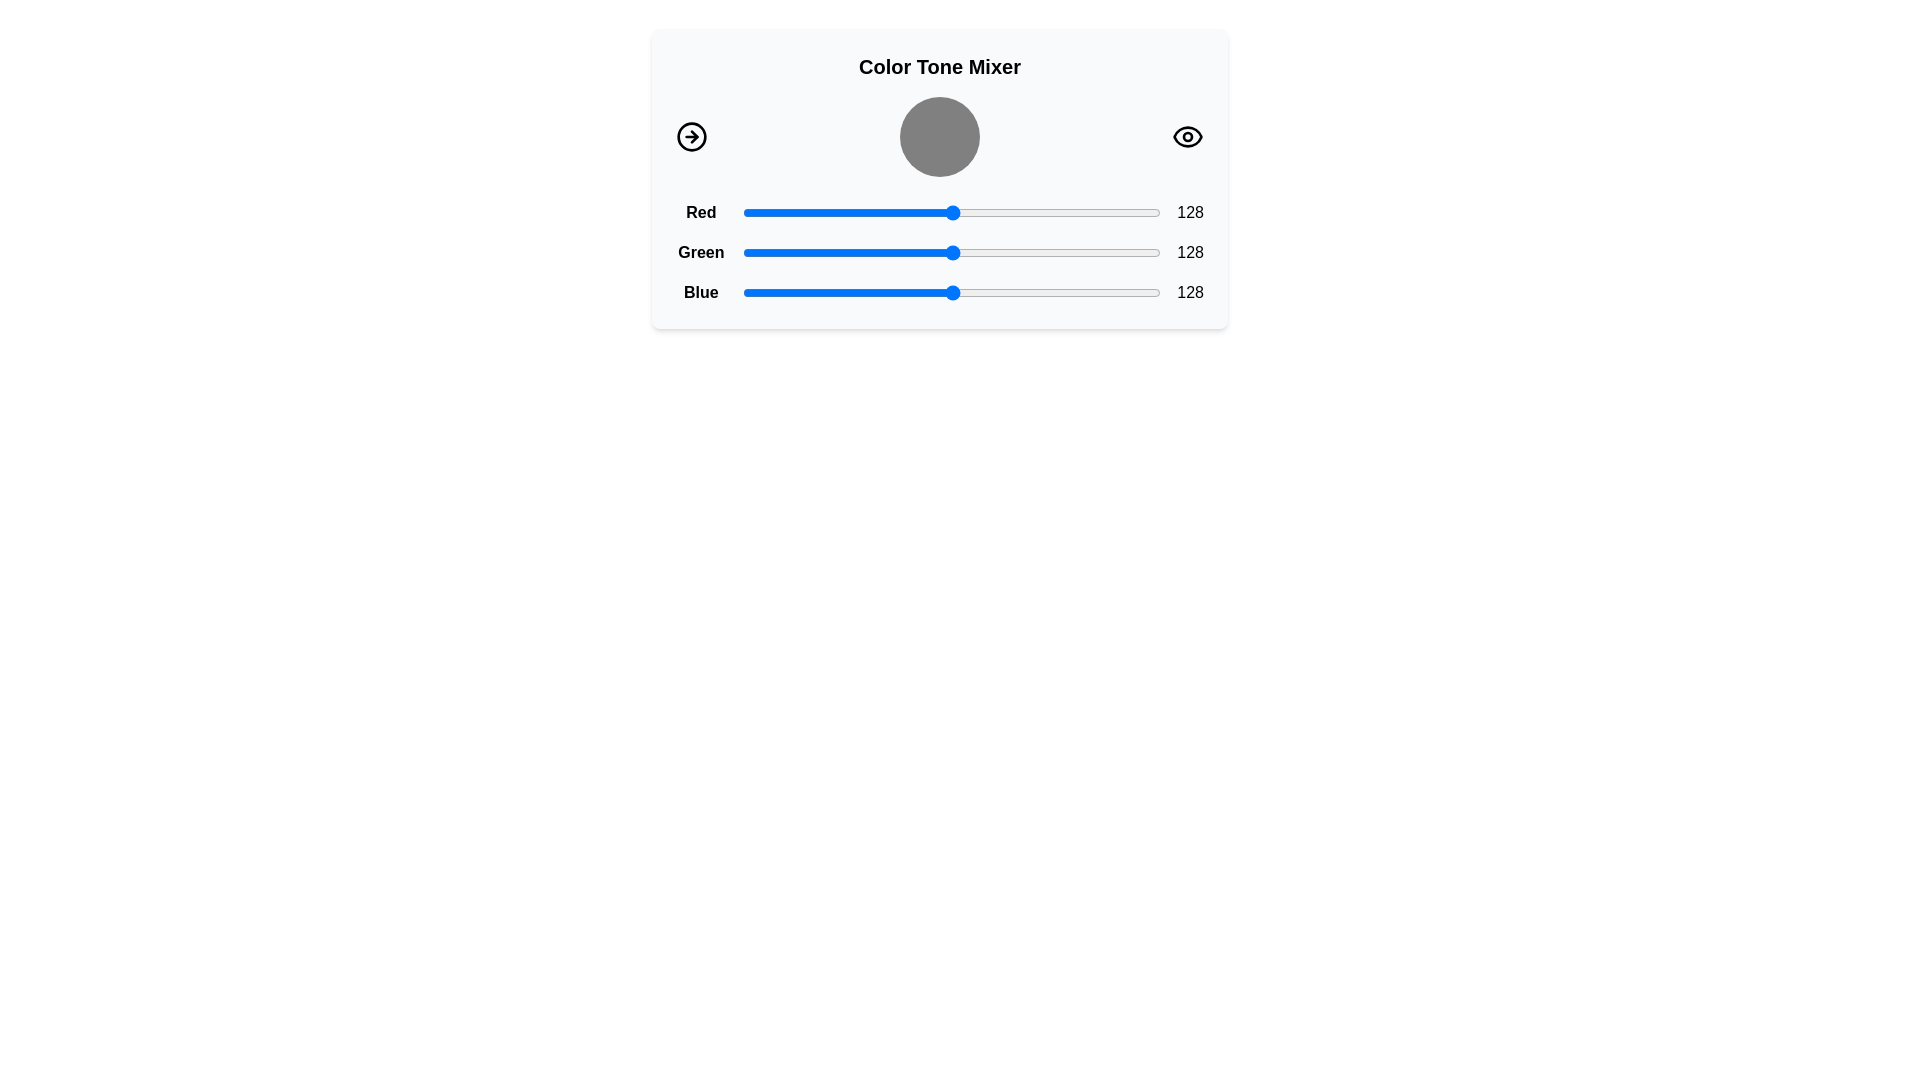  What do you see at coordinates (919, 252) in the screenshot?
I see `the green color intensity` at bounding box center [919, 252].